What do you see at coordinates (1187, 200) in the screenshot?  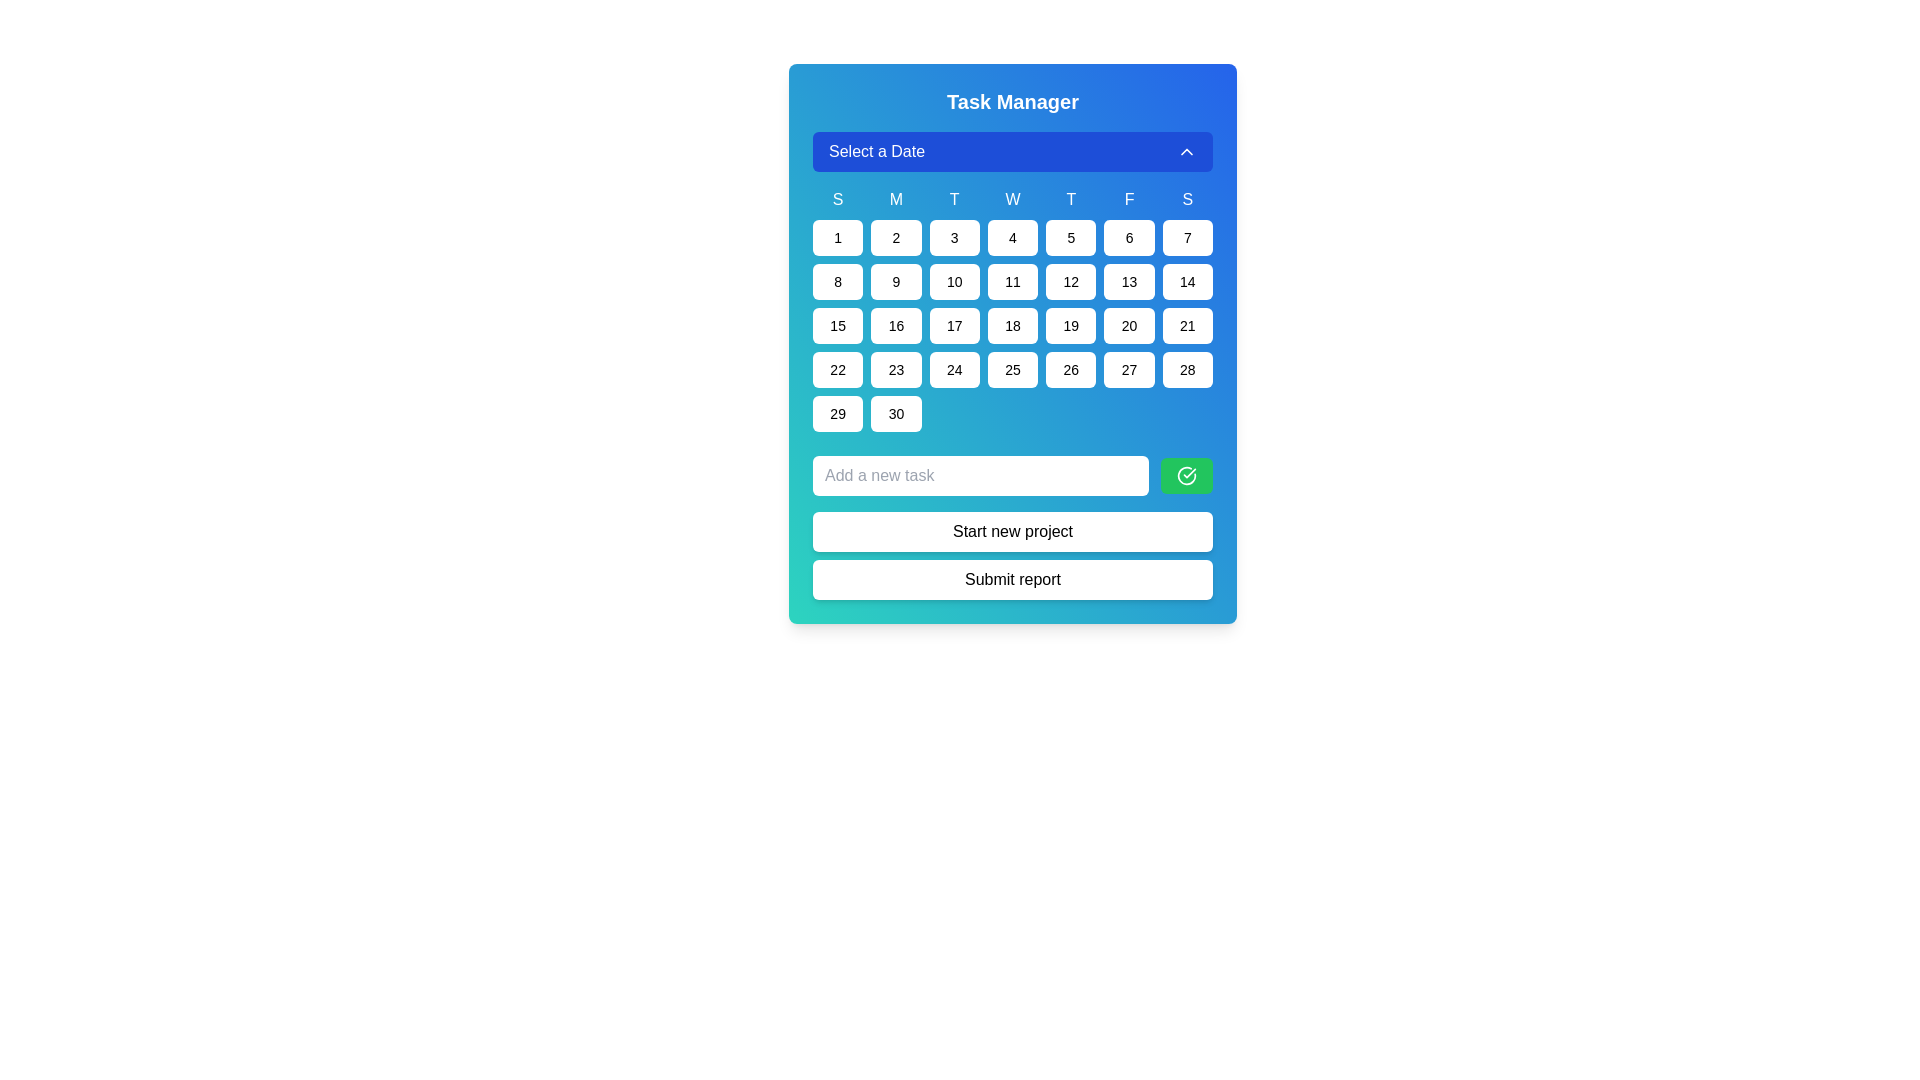 I see `the last 'S' in the header row of the calendar grid, which denotes the days of the week` at bounding box center [1187, 200].